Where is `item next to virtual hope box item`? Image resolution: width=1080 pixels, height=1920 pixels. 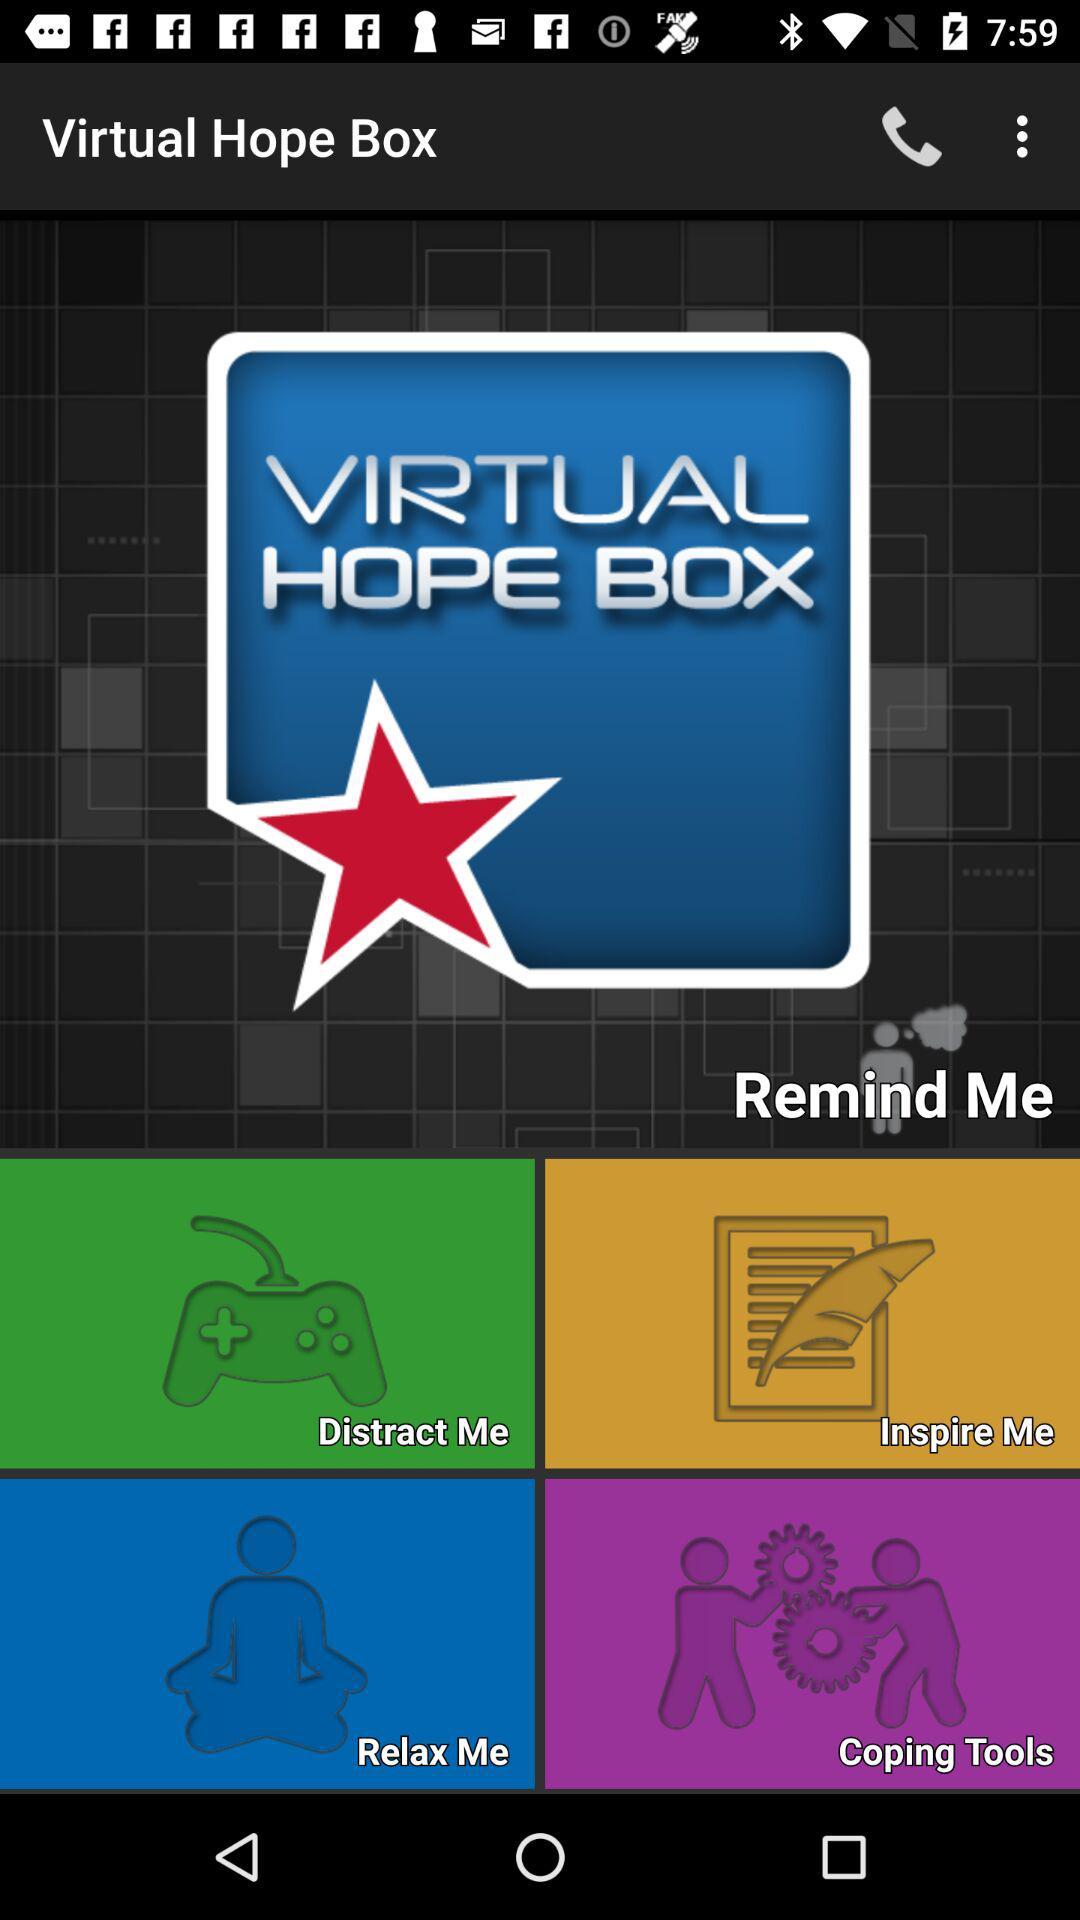
item next to virtual hope box item is located at coordinates (911, 135).